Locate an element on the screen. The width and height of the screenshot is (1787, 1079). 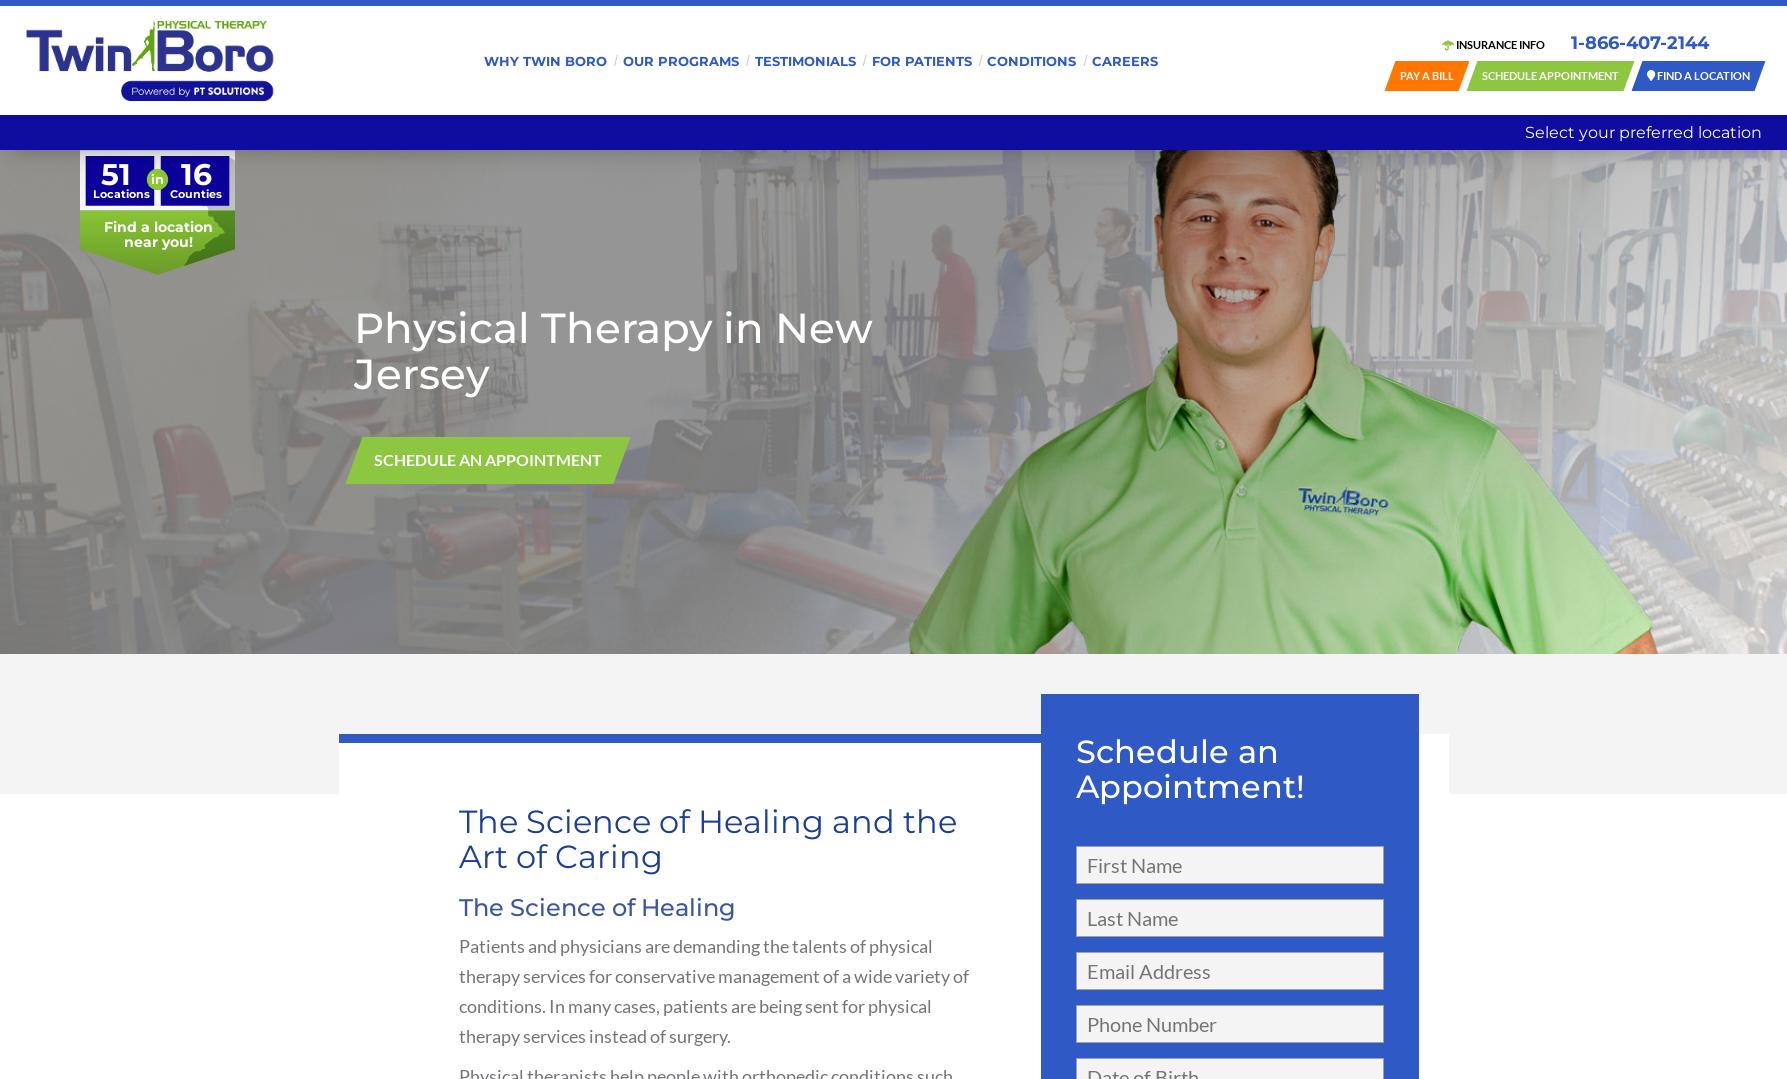
'Geriatric Rehabilitation' is located at coordinates (679, 140).